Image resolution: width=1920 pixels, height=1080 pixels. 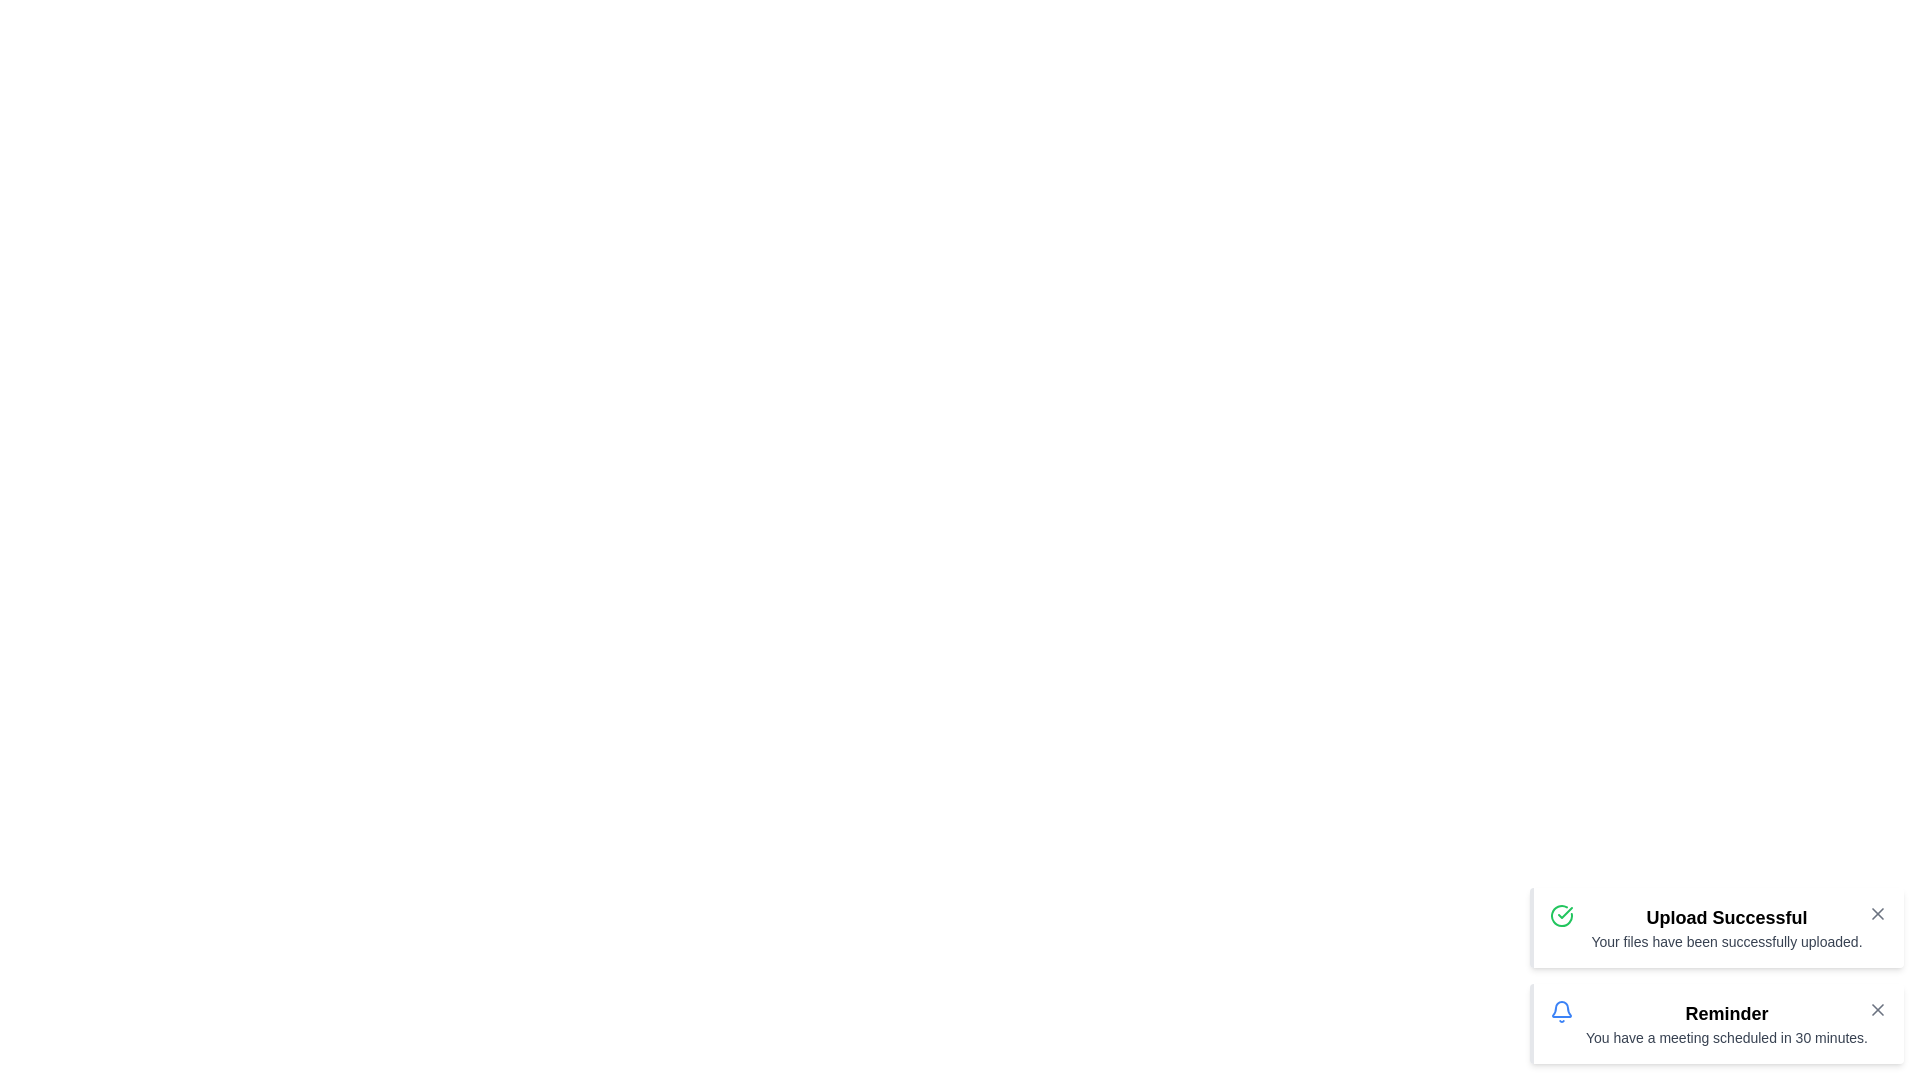 I want to click on the notification list vertically by 90 pixels, so click(x=1715, y=974).